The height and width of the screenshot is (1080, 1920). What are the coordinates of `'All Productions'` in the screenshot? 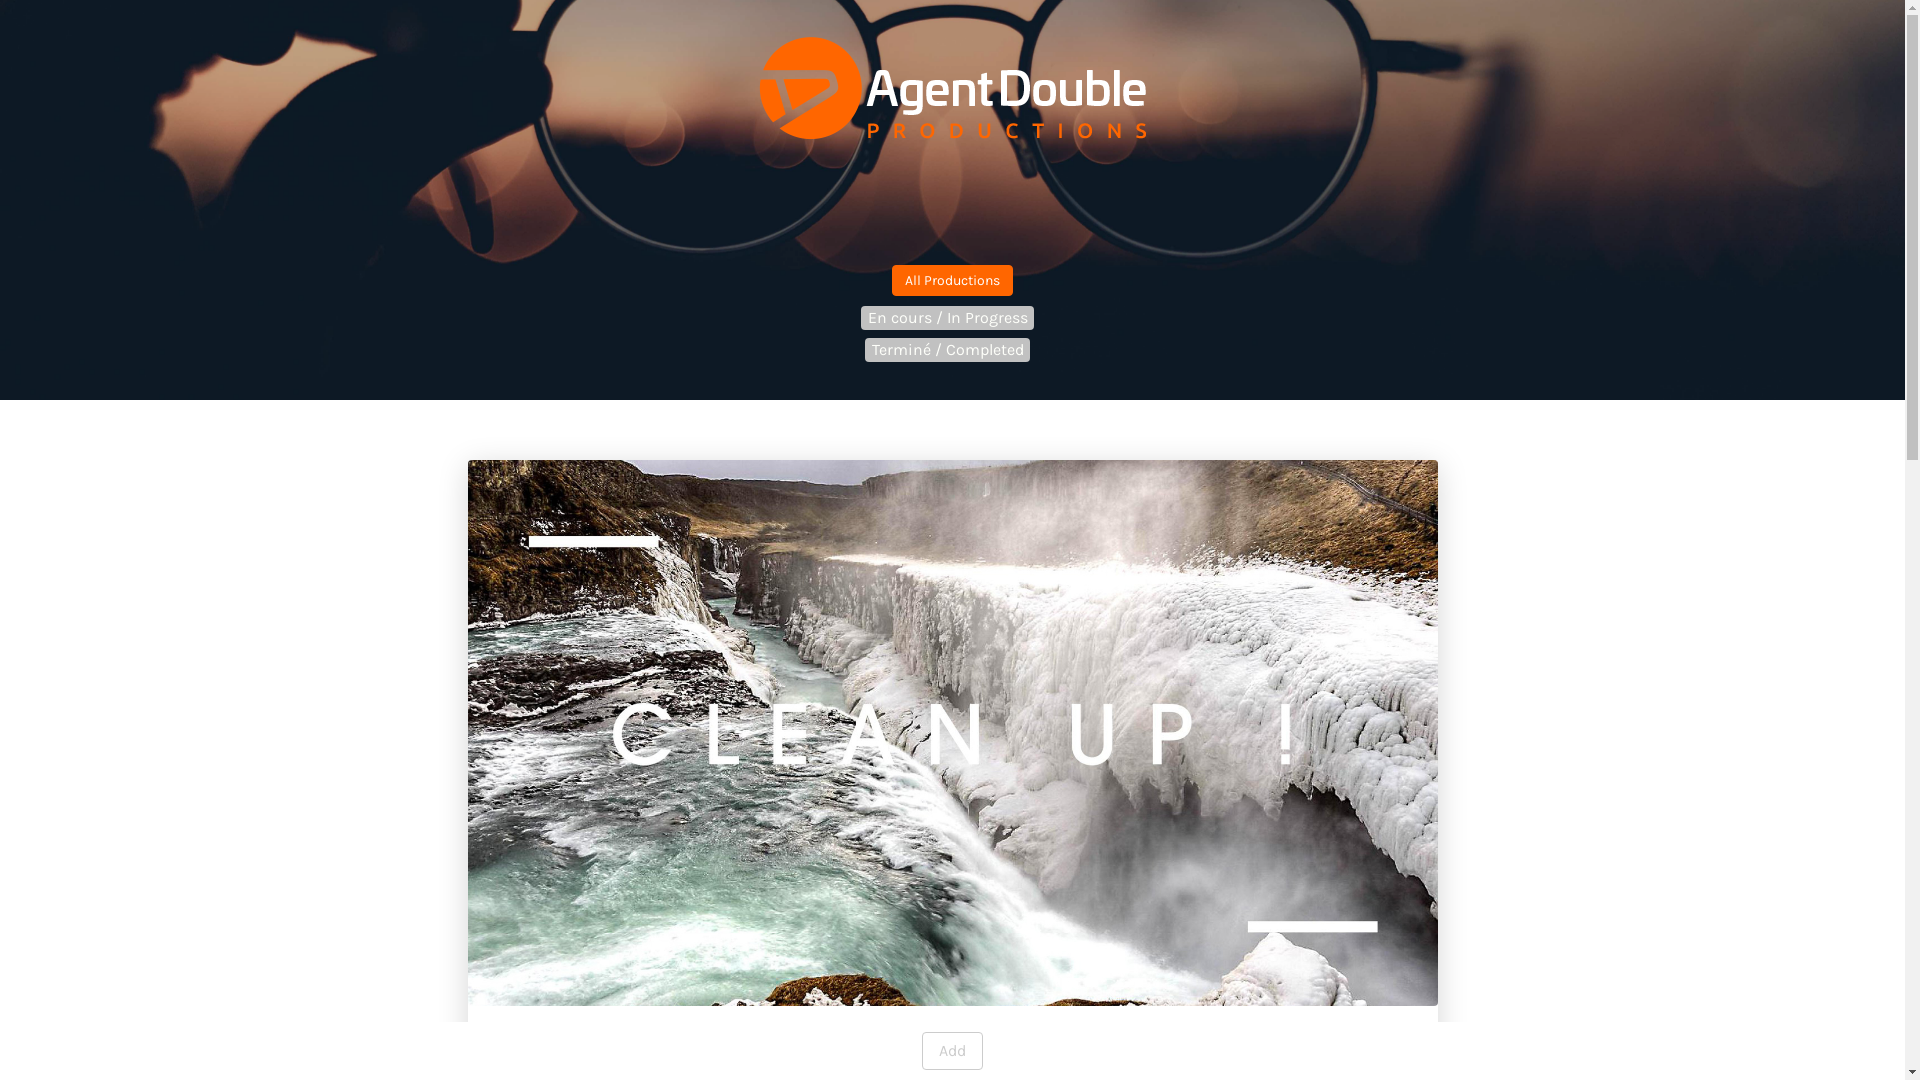 It's located at (951, 280).